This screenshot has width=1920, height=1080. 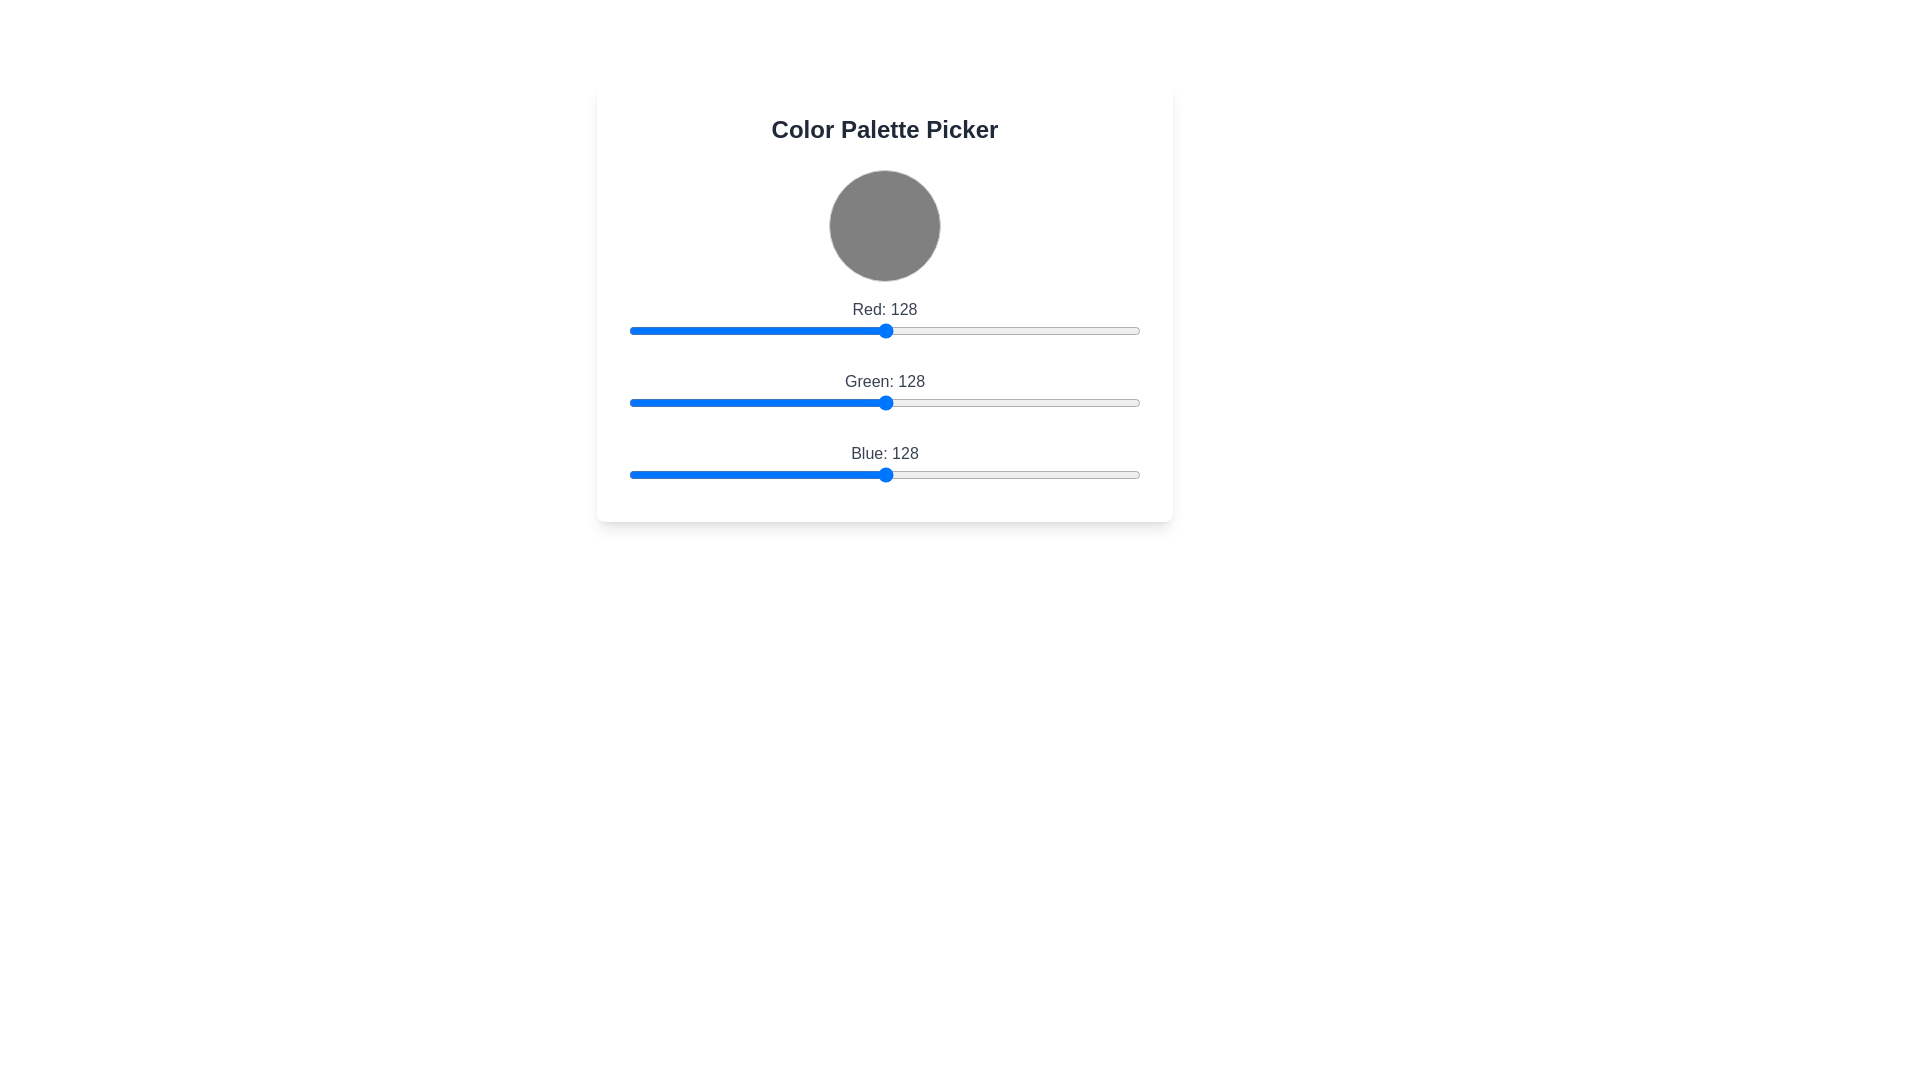 I want to click on the 'Red' color component, so click(x=957, y=330).